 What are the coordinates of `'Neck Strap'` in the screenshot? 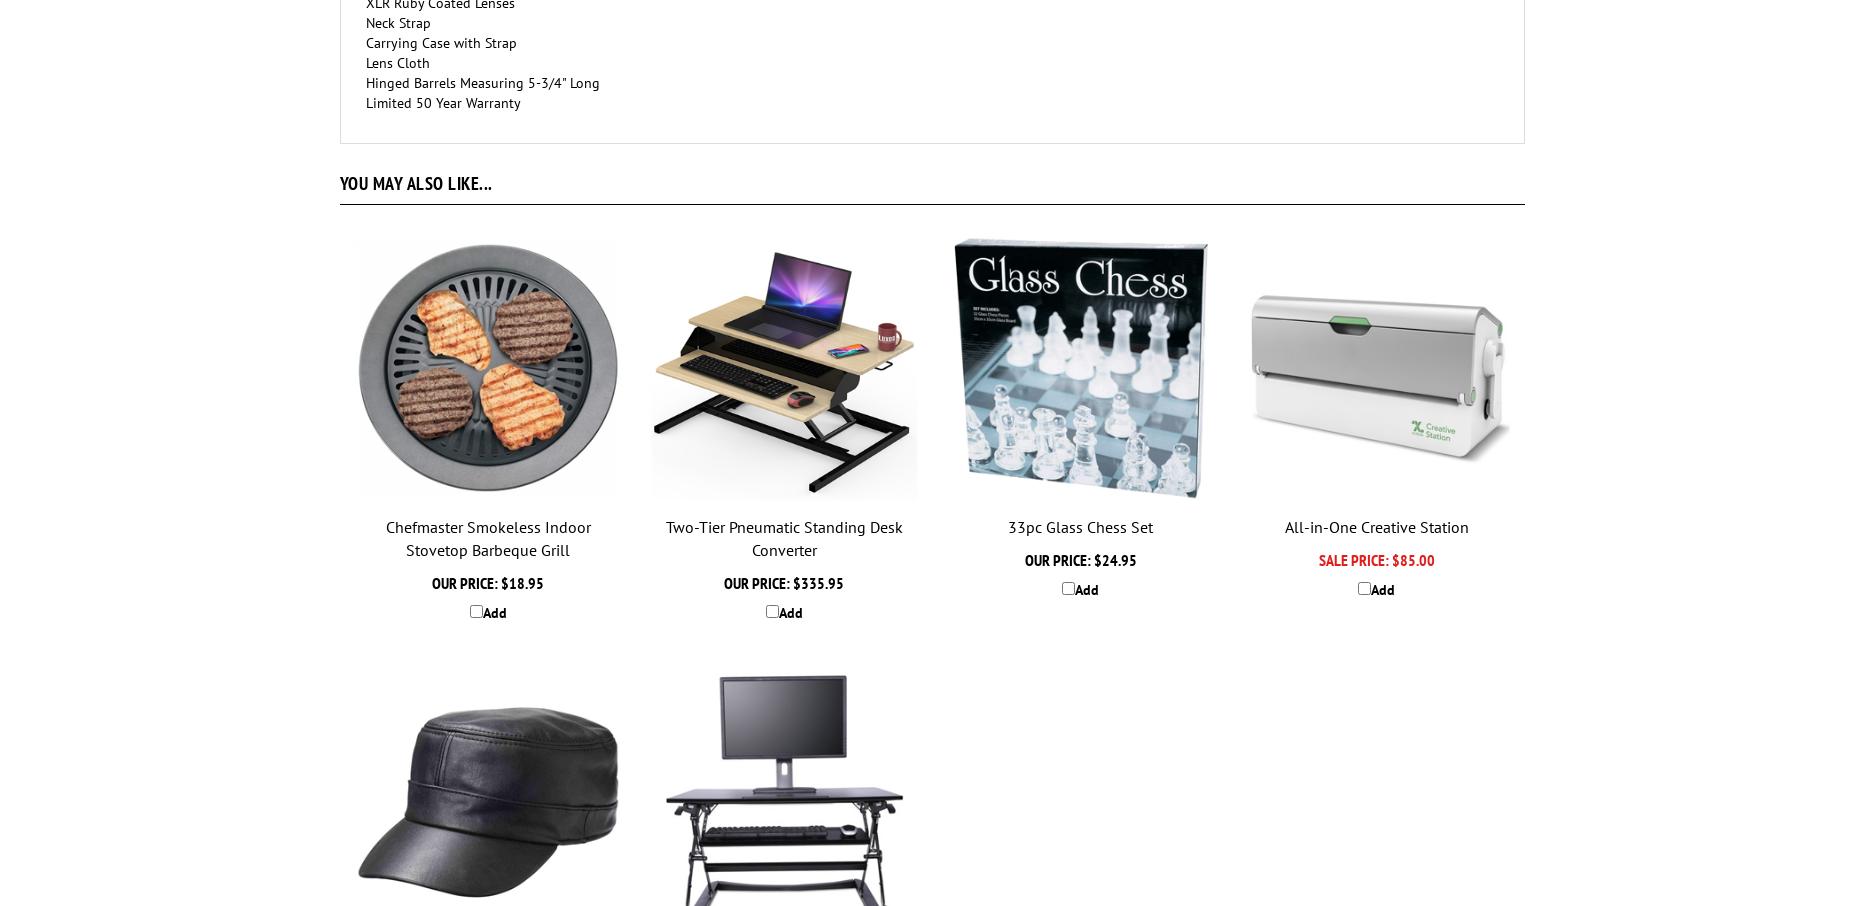 It's located at (364, 22).